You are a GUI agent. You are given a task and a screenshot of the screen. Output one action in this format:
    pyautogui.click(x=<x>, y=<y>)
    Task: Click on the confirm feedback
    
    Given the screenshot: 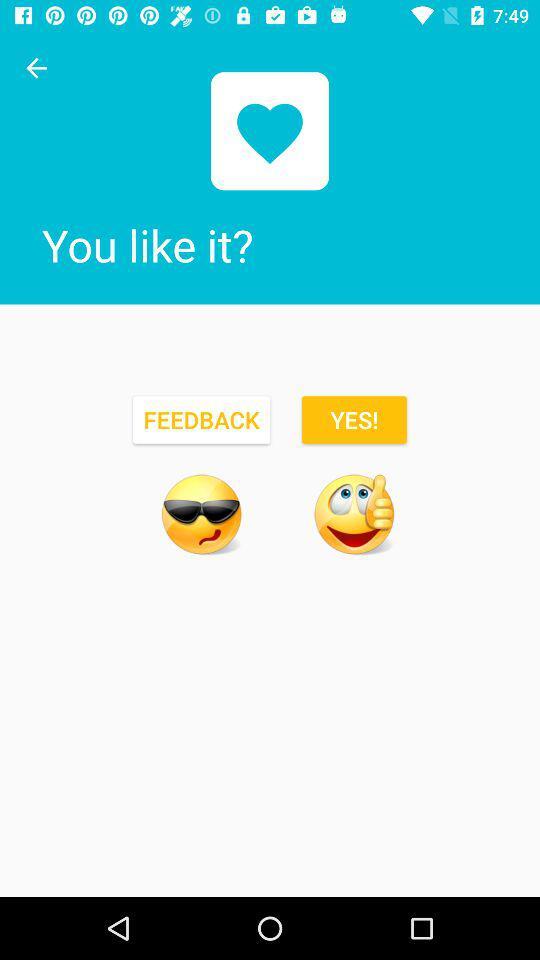 What is the action you would take?
    pyautogui.click(x=353, y=513)
    